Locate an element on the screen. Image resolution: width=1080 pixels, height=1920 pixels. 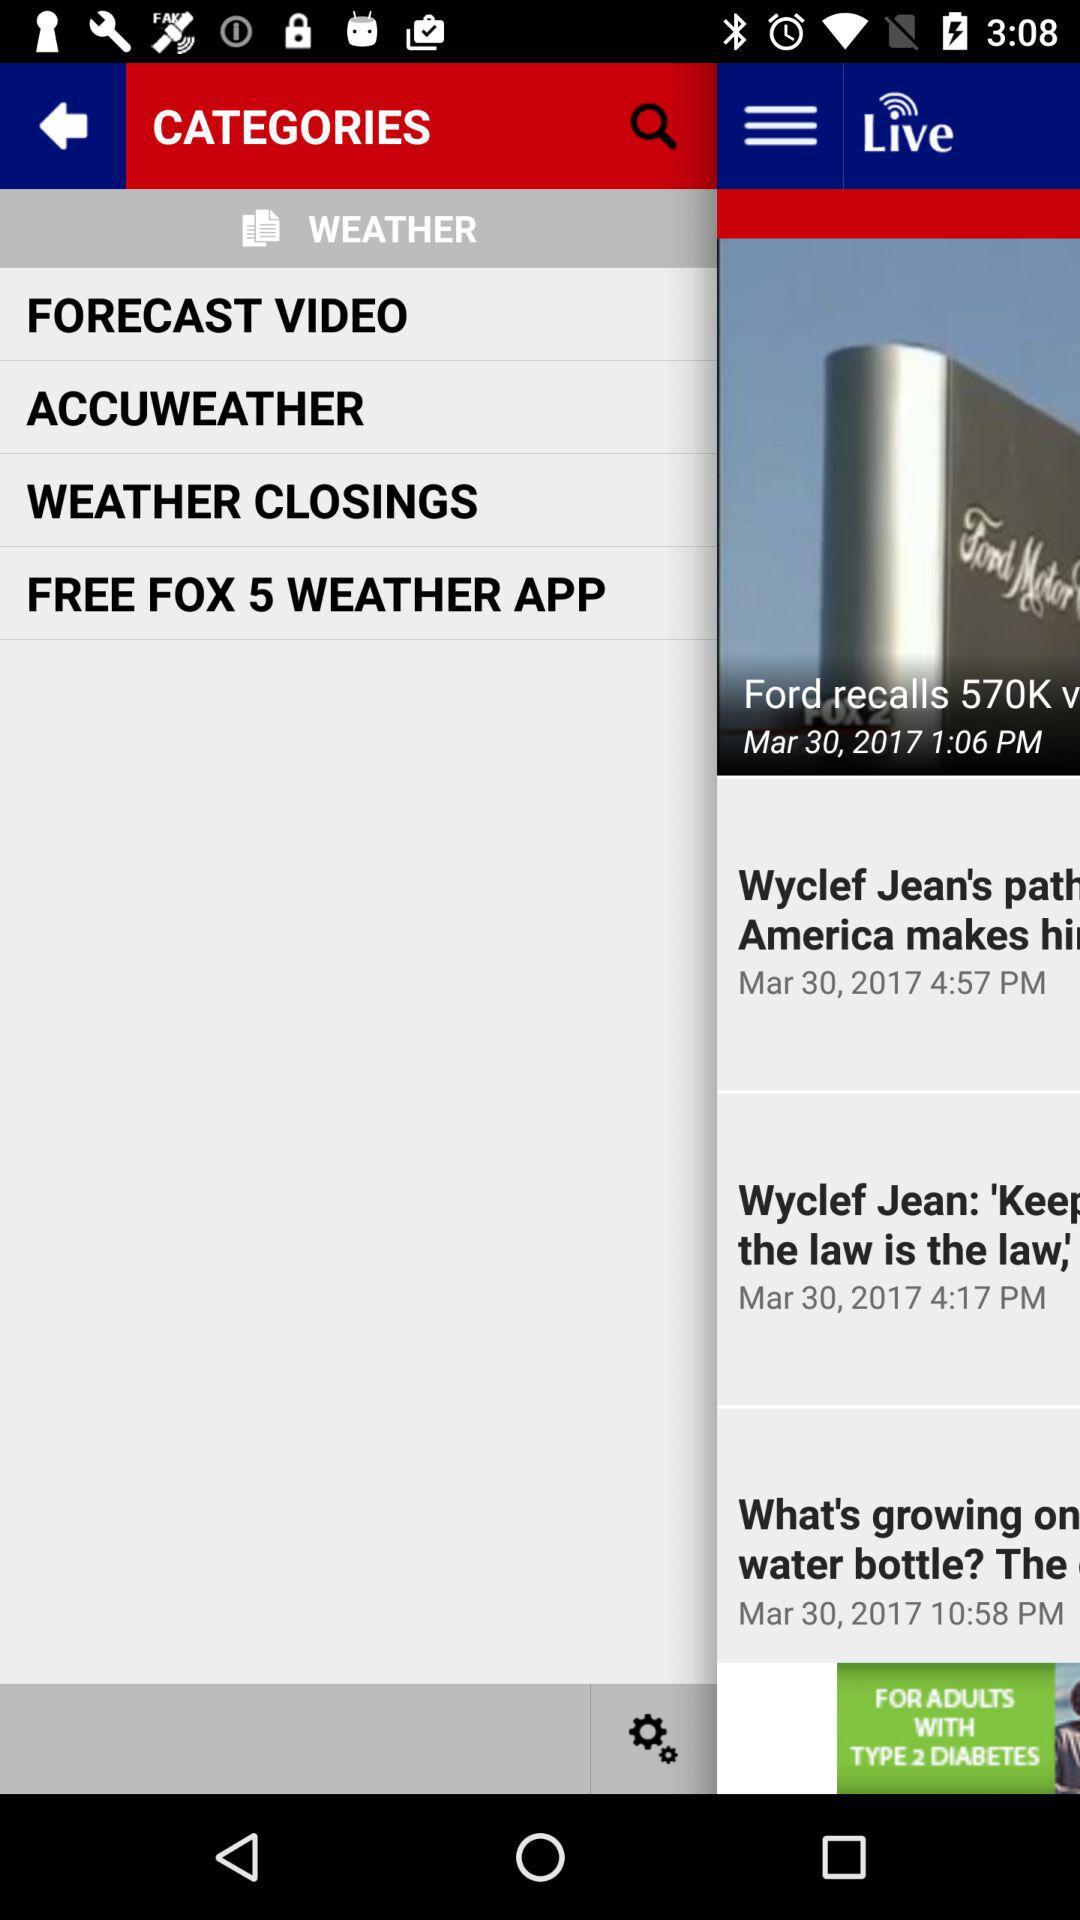
open menu option is located at coordinates (778, 124).